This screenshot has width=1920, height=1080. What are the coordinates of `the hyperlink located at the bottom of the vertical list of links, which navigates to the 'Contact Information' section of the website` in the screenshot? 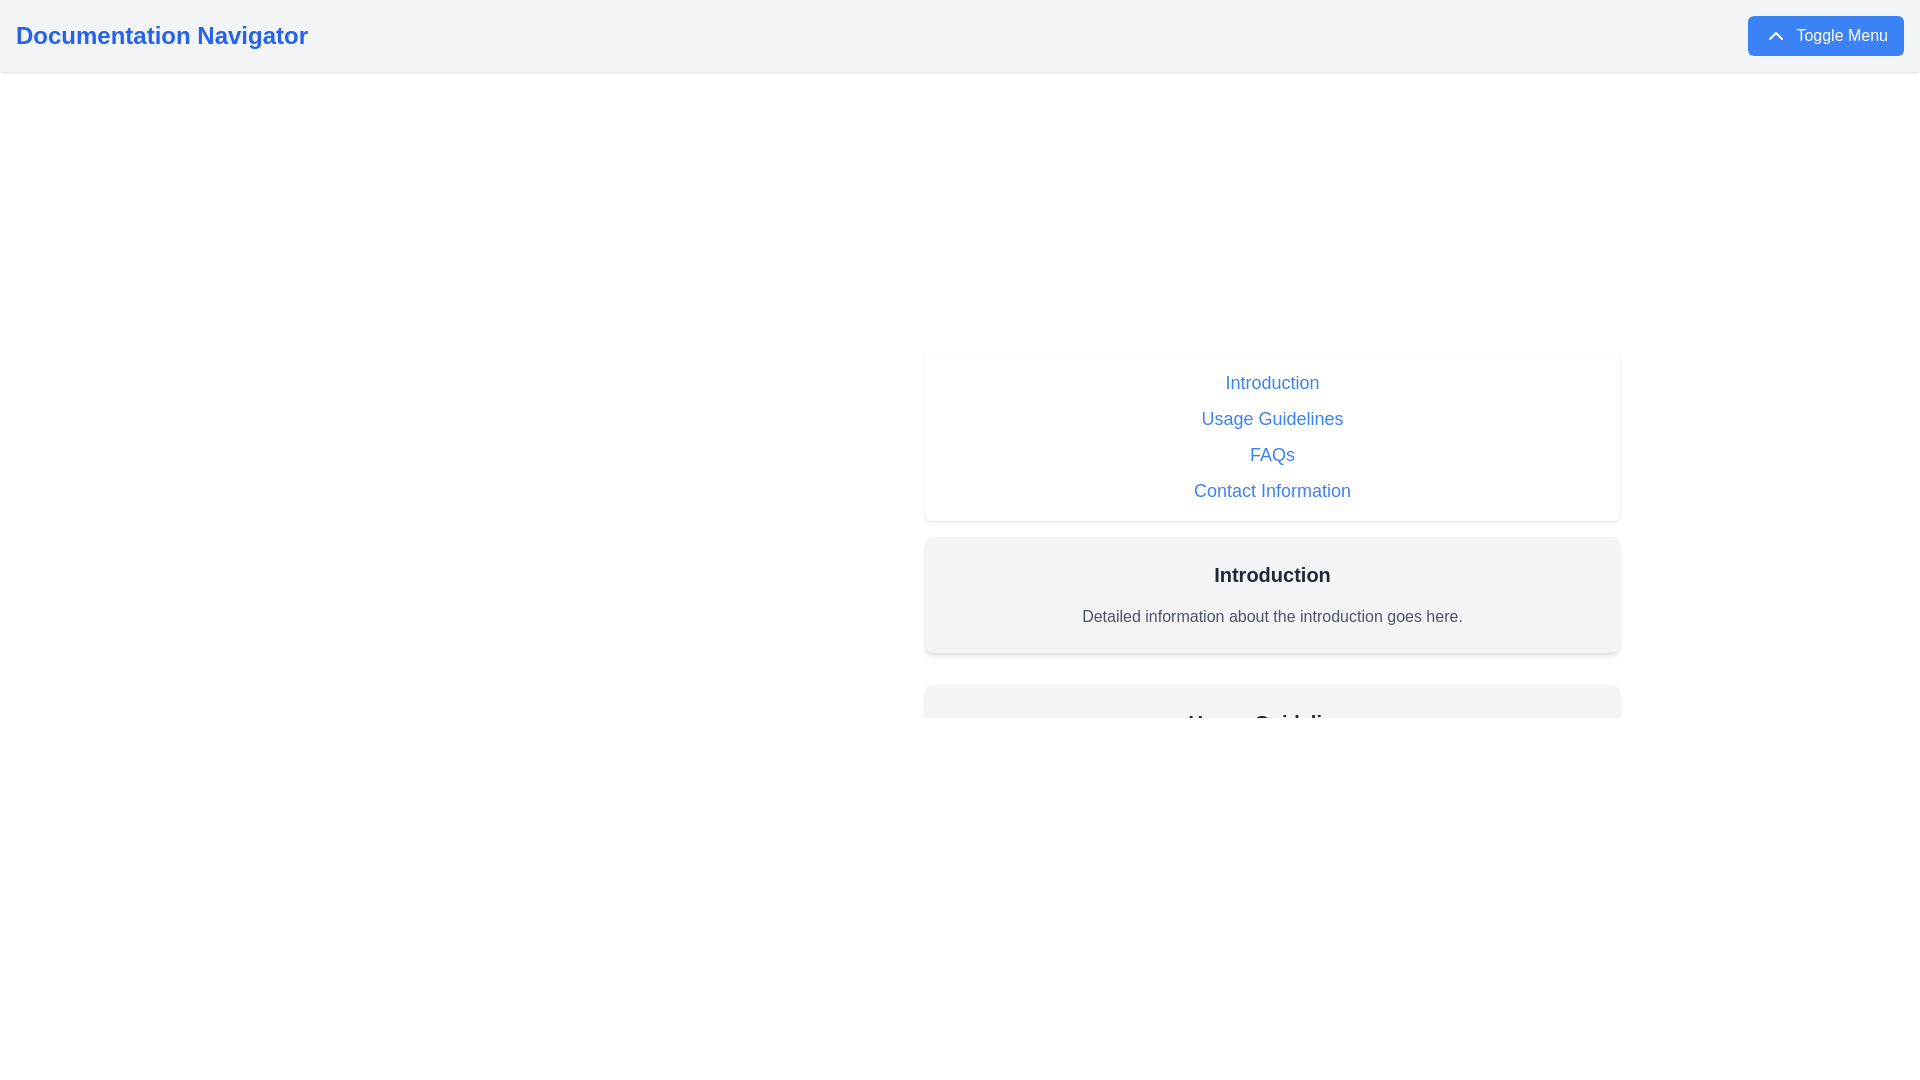 It's located at (1271, 490).